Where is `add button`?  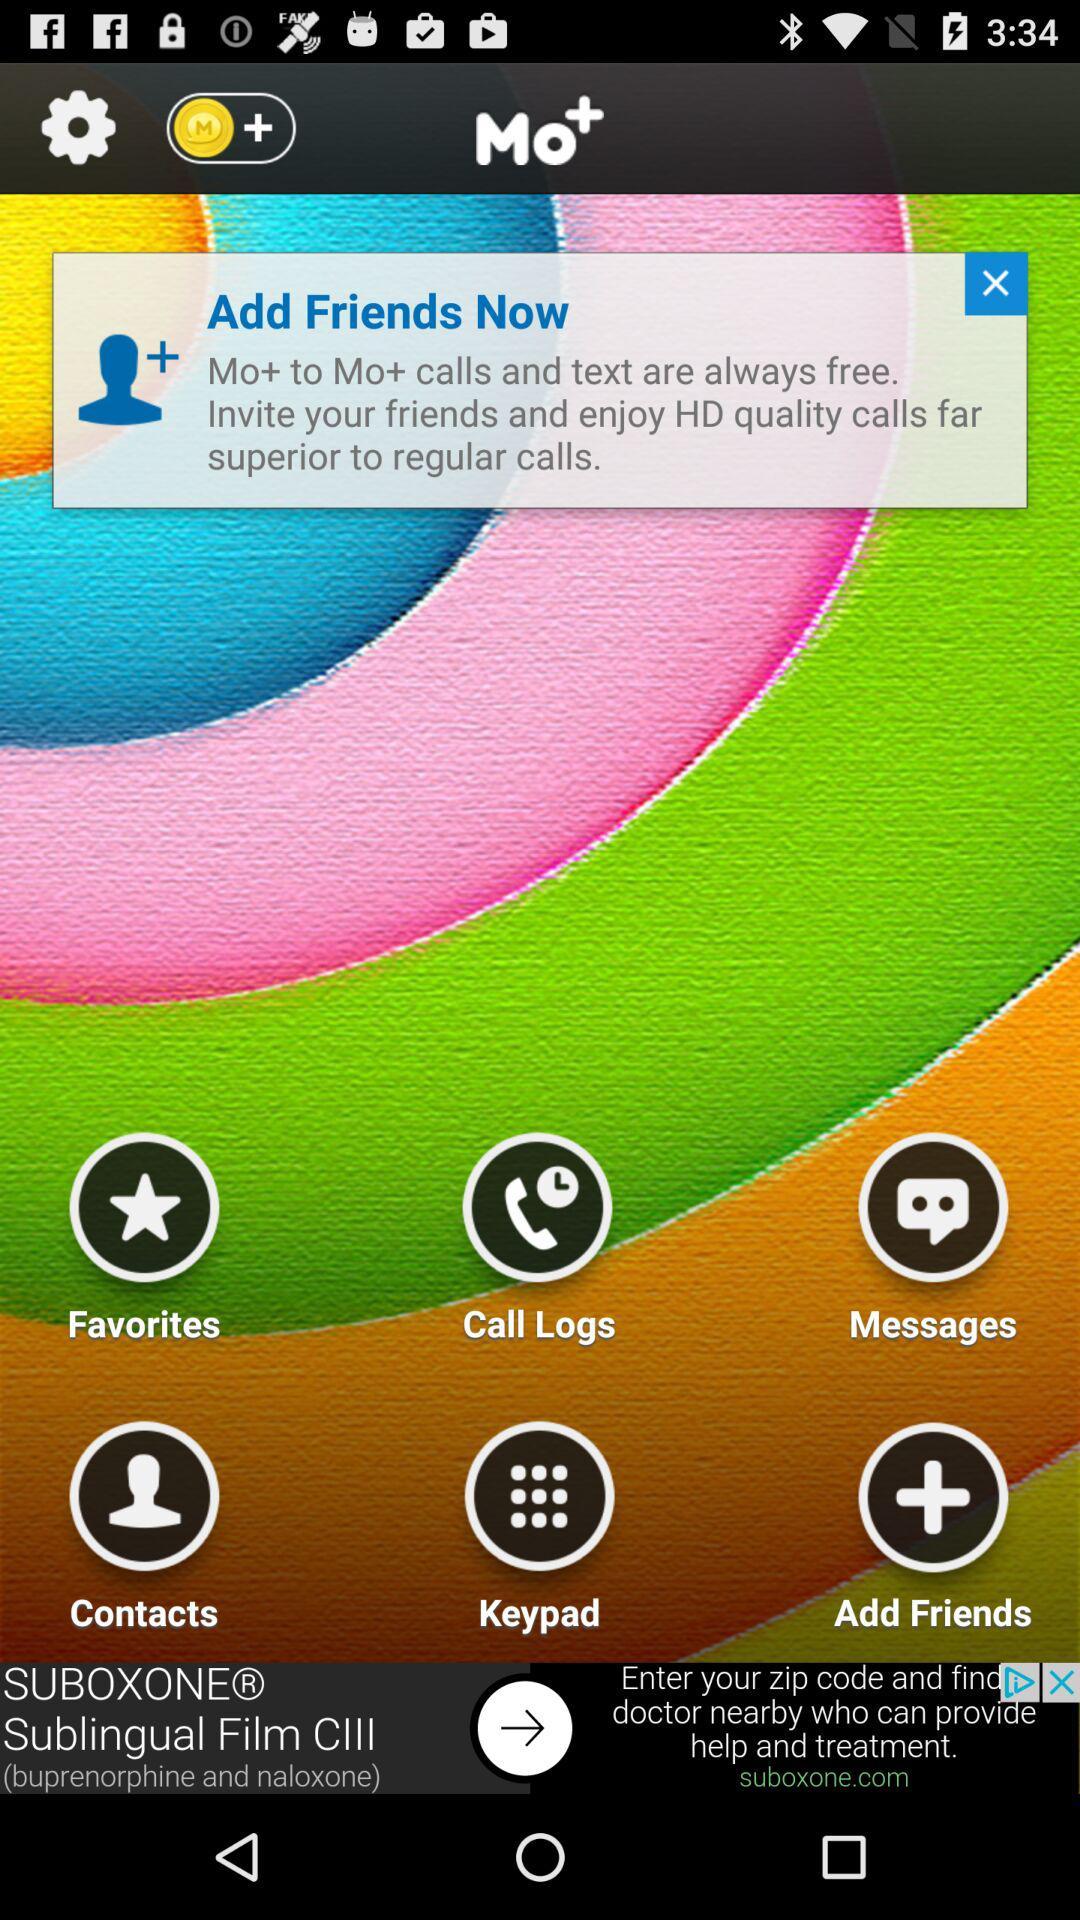
add button is located at coordinates (933, 1518).